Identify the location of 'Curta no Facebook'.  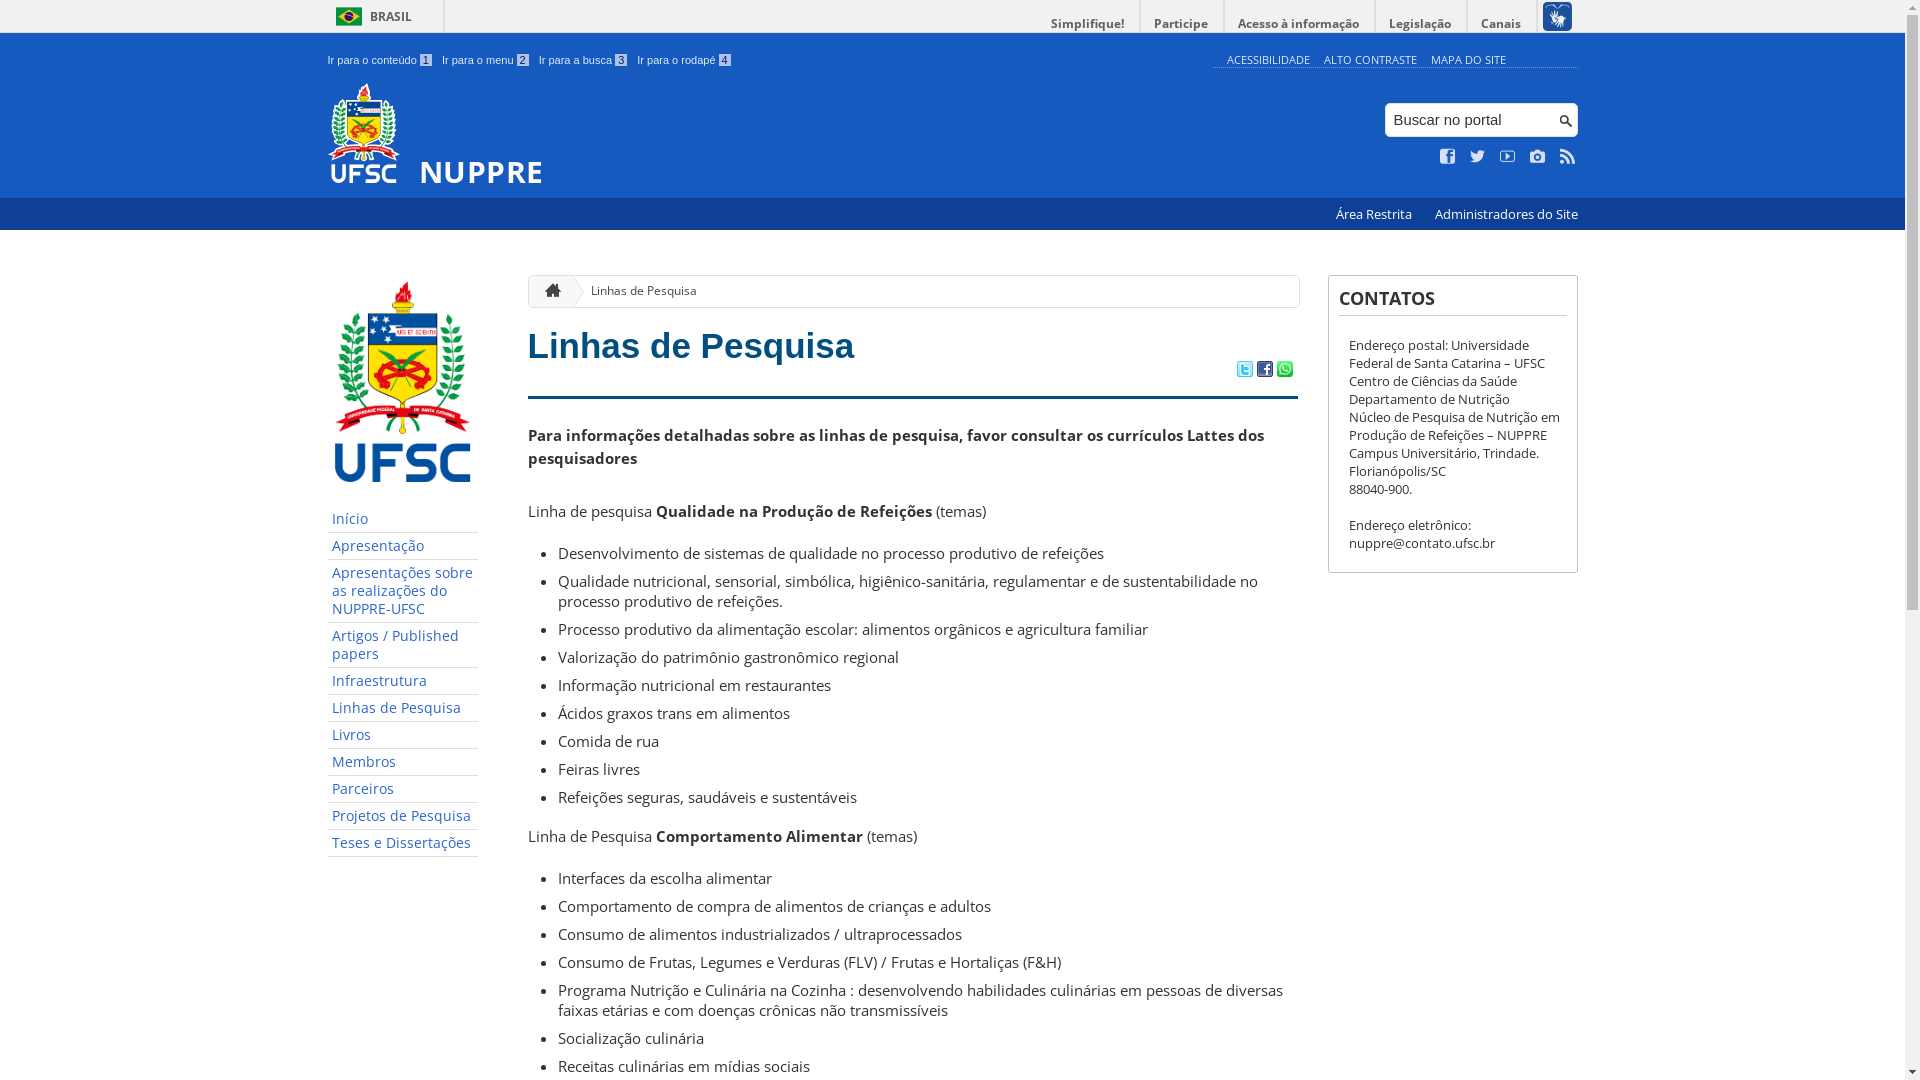
(1448, 156).